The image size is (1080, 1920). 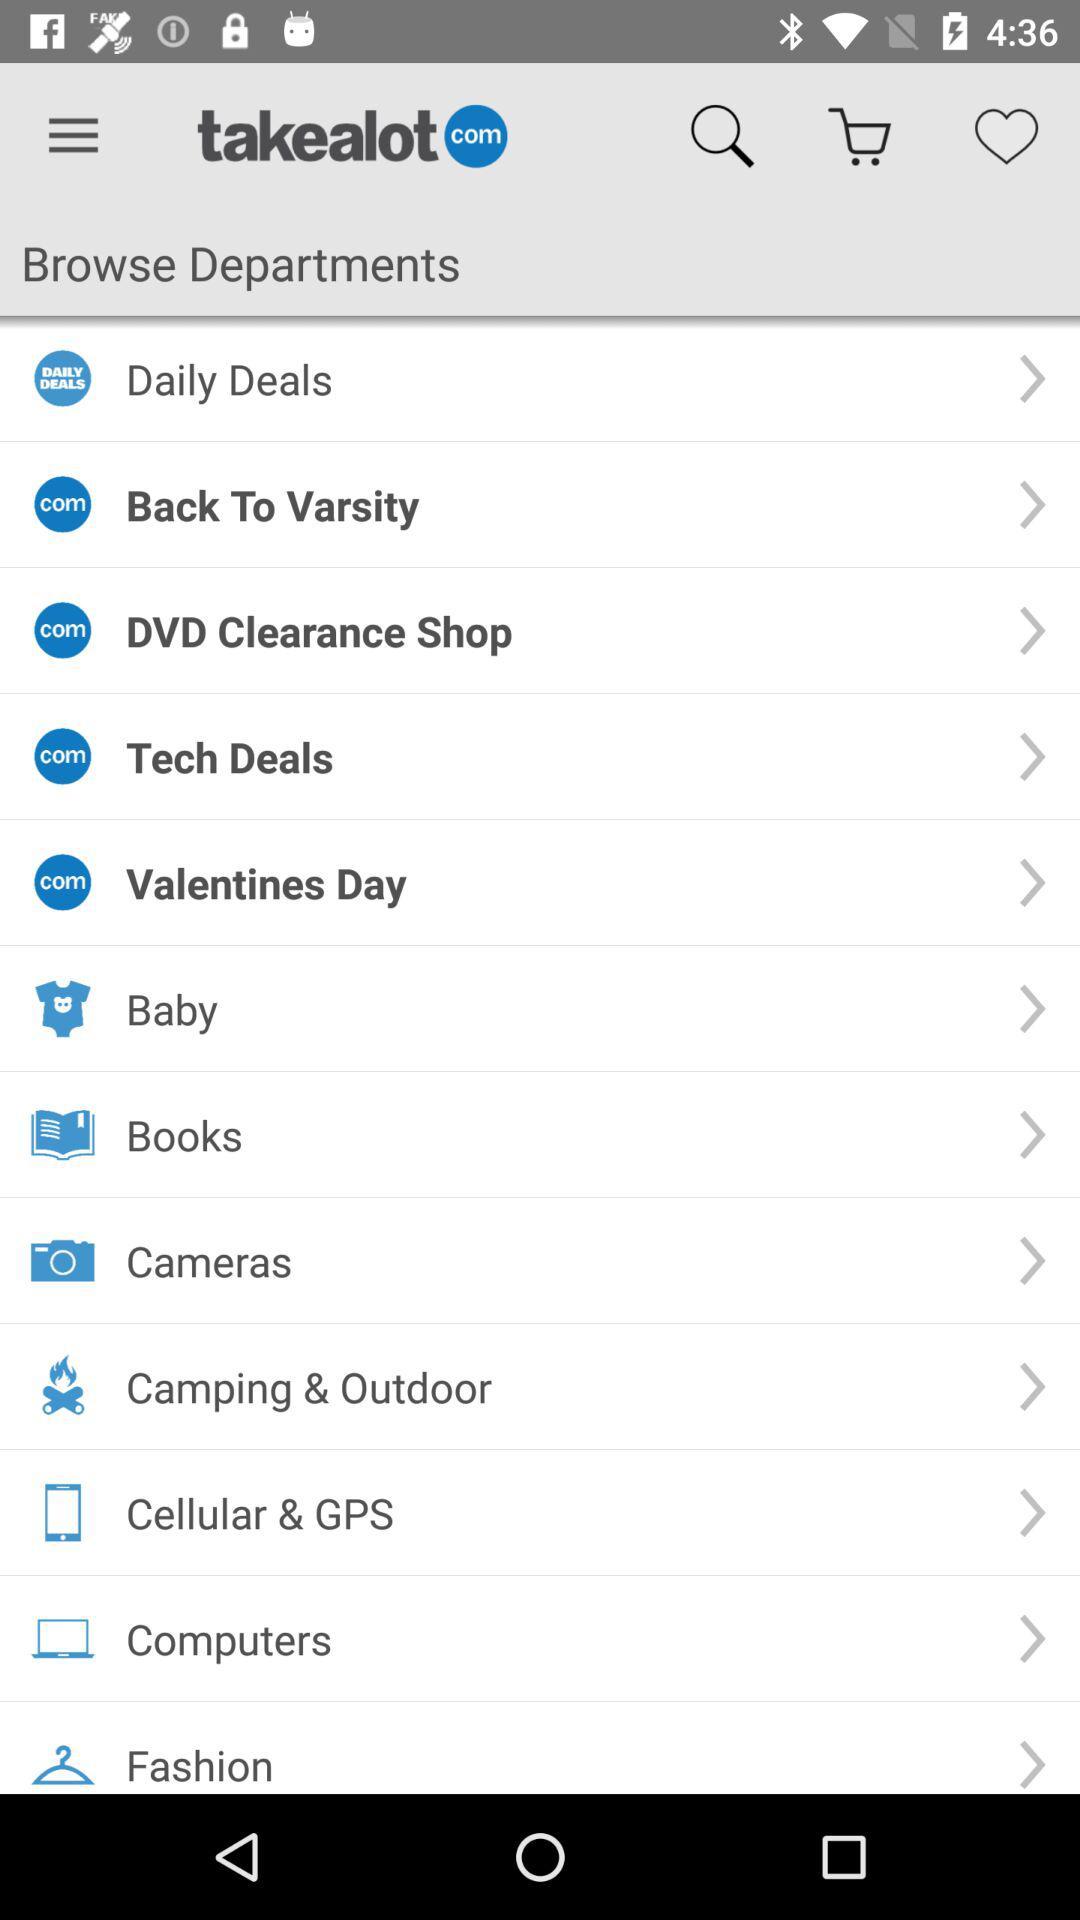 What do you see at coordinates (555, 881) in the screenshot?
I see `the valentines day icon` at bounding box center [555, 881].